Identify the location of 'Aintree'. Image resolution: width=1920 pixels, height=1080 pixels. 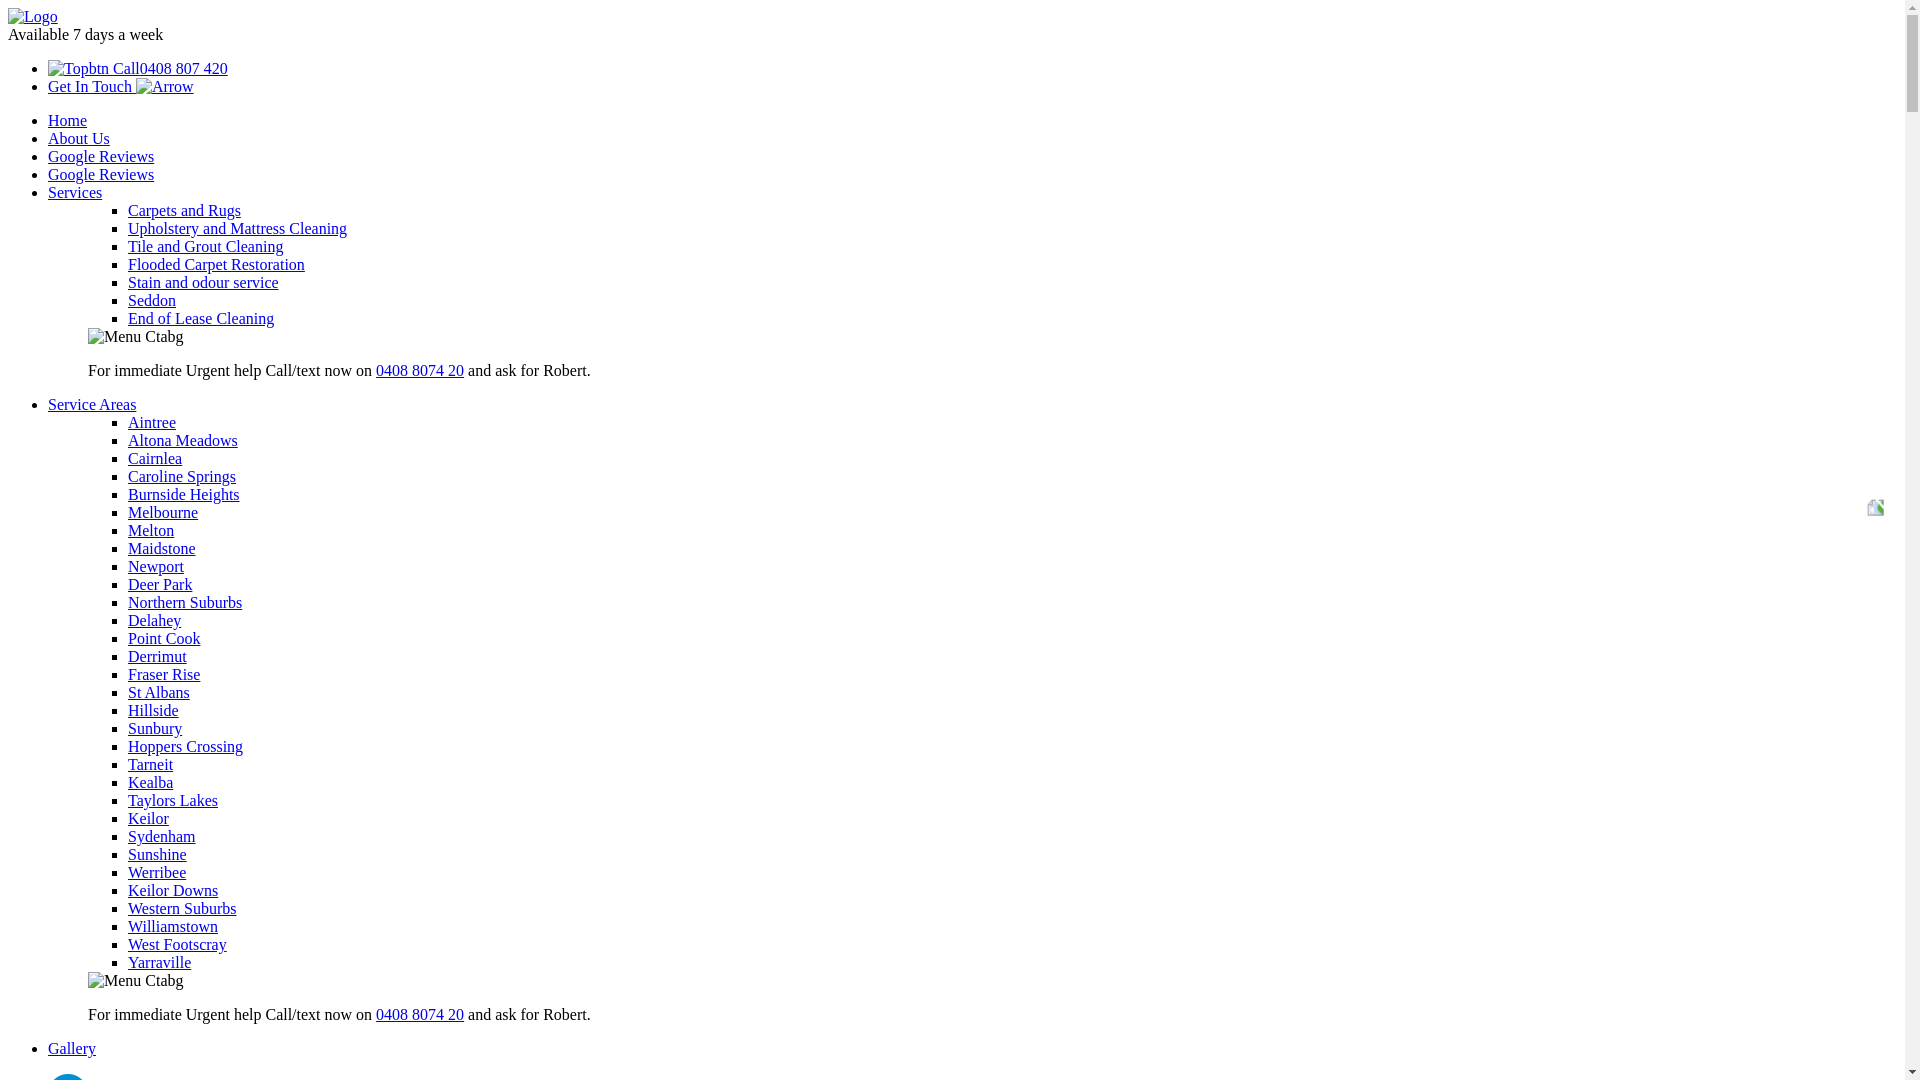
(151, 421).